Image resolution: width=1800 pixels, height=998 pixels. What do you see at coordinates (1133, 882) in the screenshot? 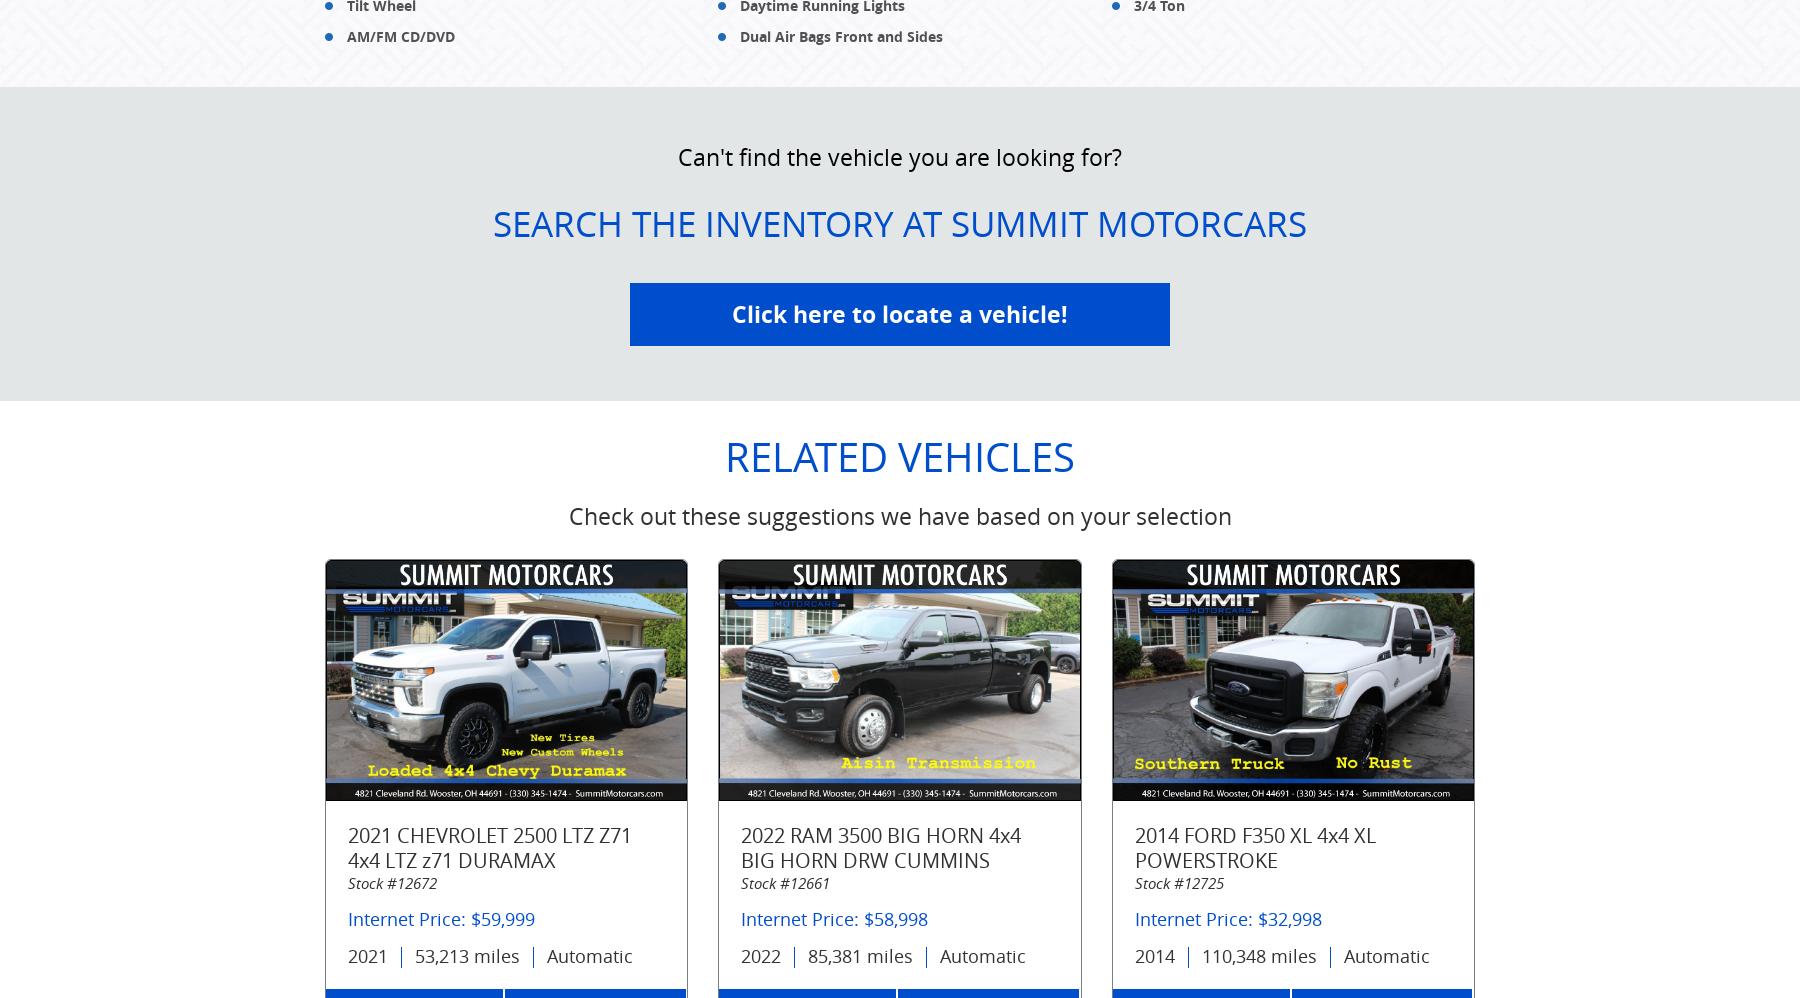
I see `'Stock #12725'` at bounding box center [1133, 882].